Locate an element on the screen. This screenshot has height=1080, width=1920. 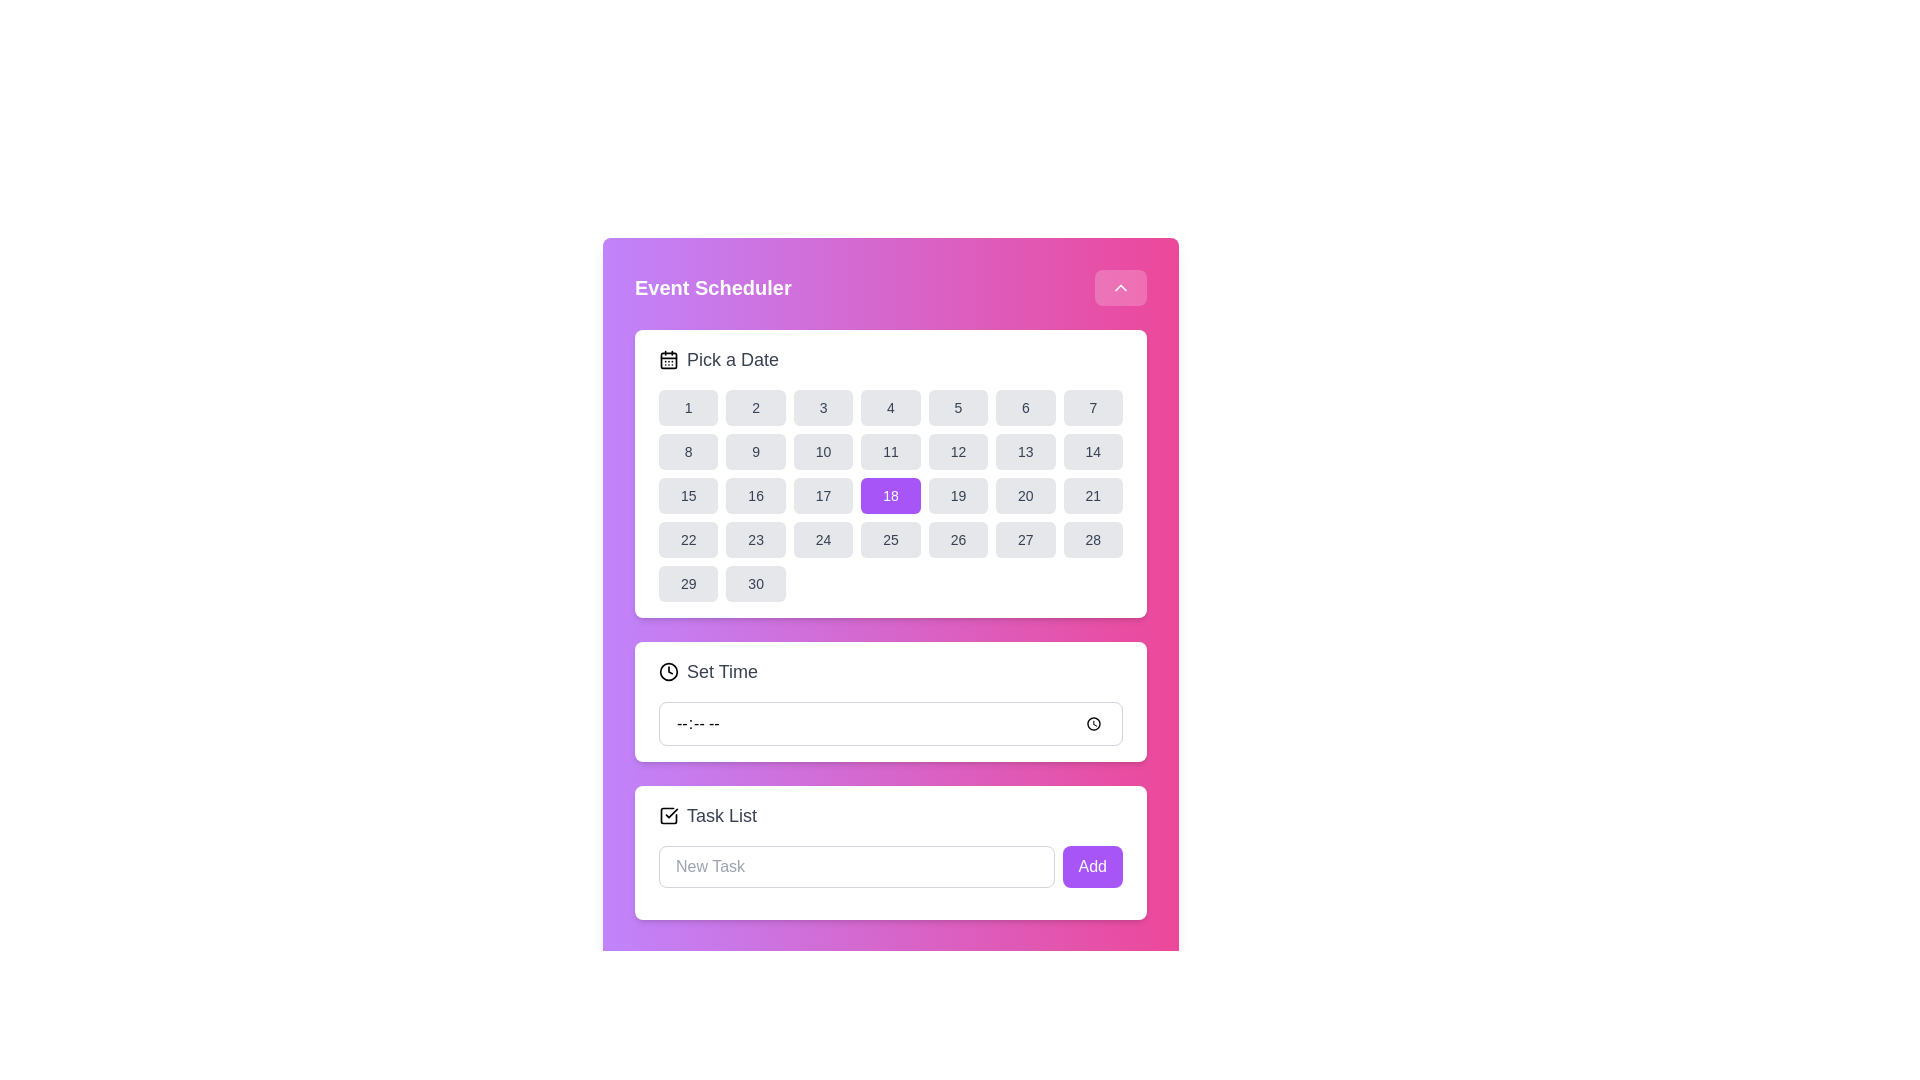
the button displaying the numeric text '3' in the 'Pick a Date' calendar interface is located at coordinates (823, 407).